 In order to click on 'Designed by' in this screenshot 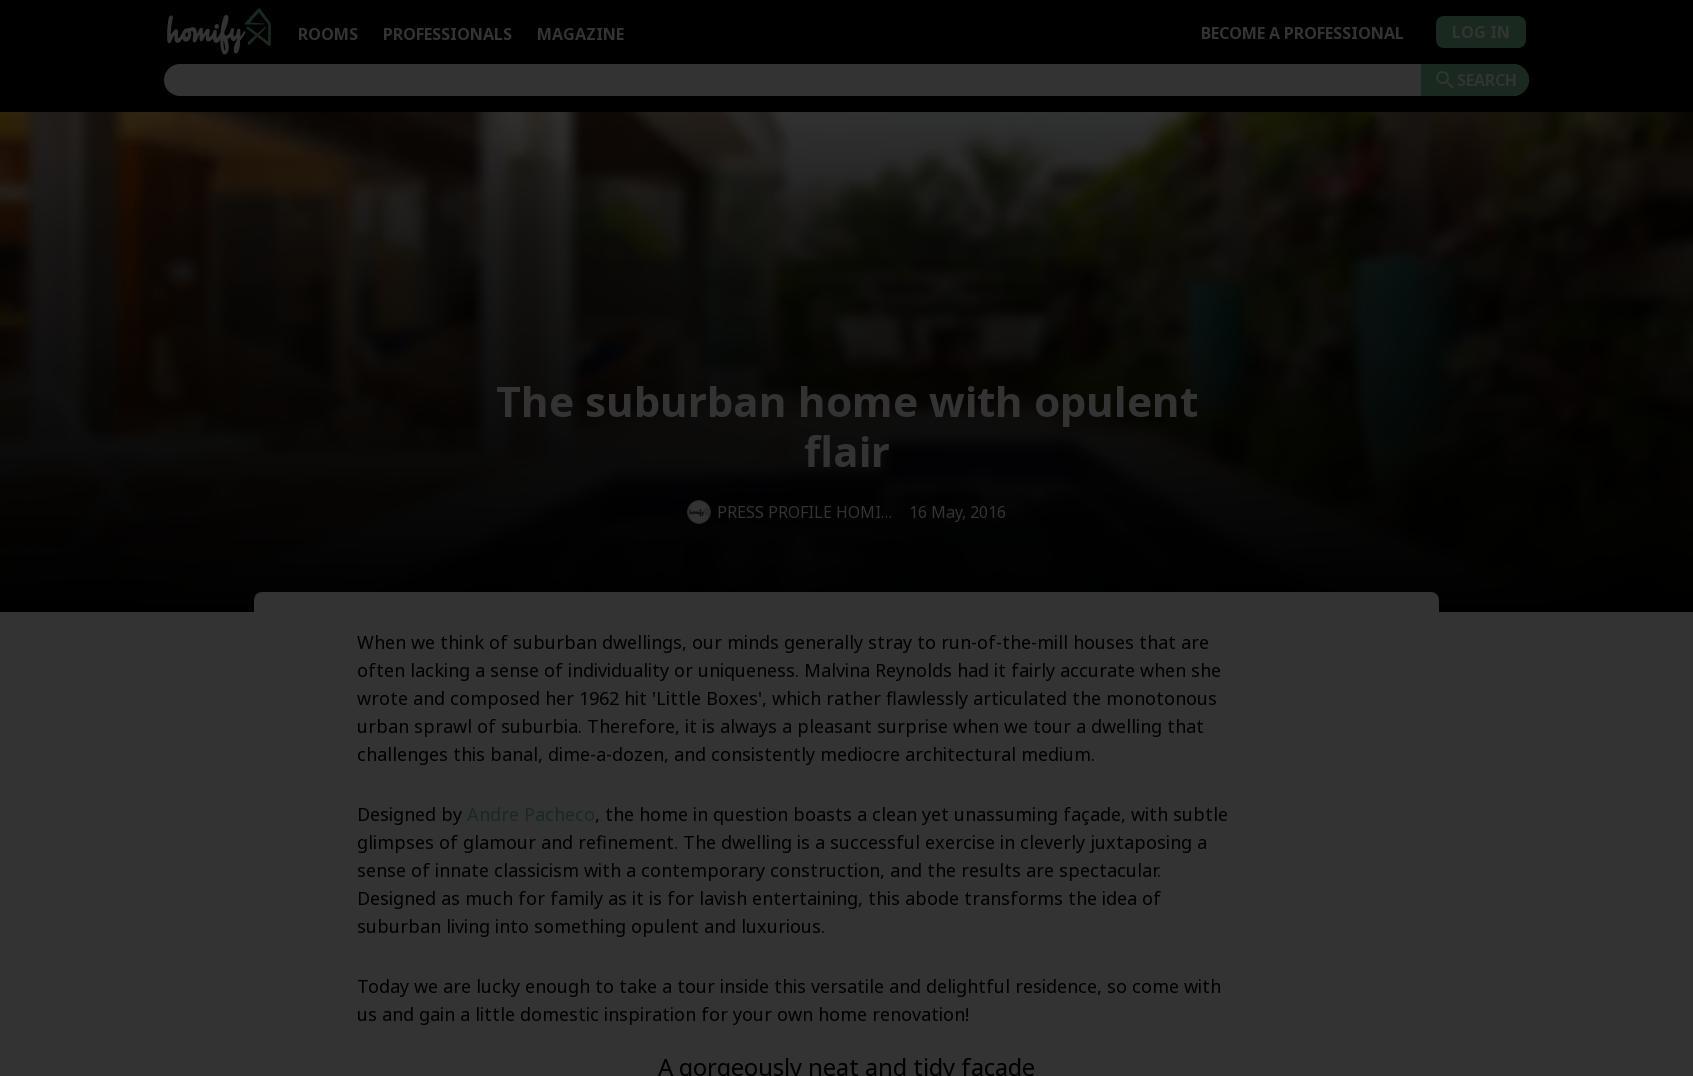, I will do `click(410, 812)`.